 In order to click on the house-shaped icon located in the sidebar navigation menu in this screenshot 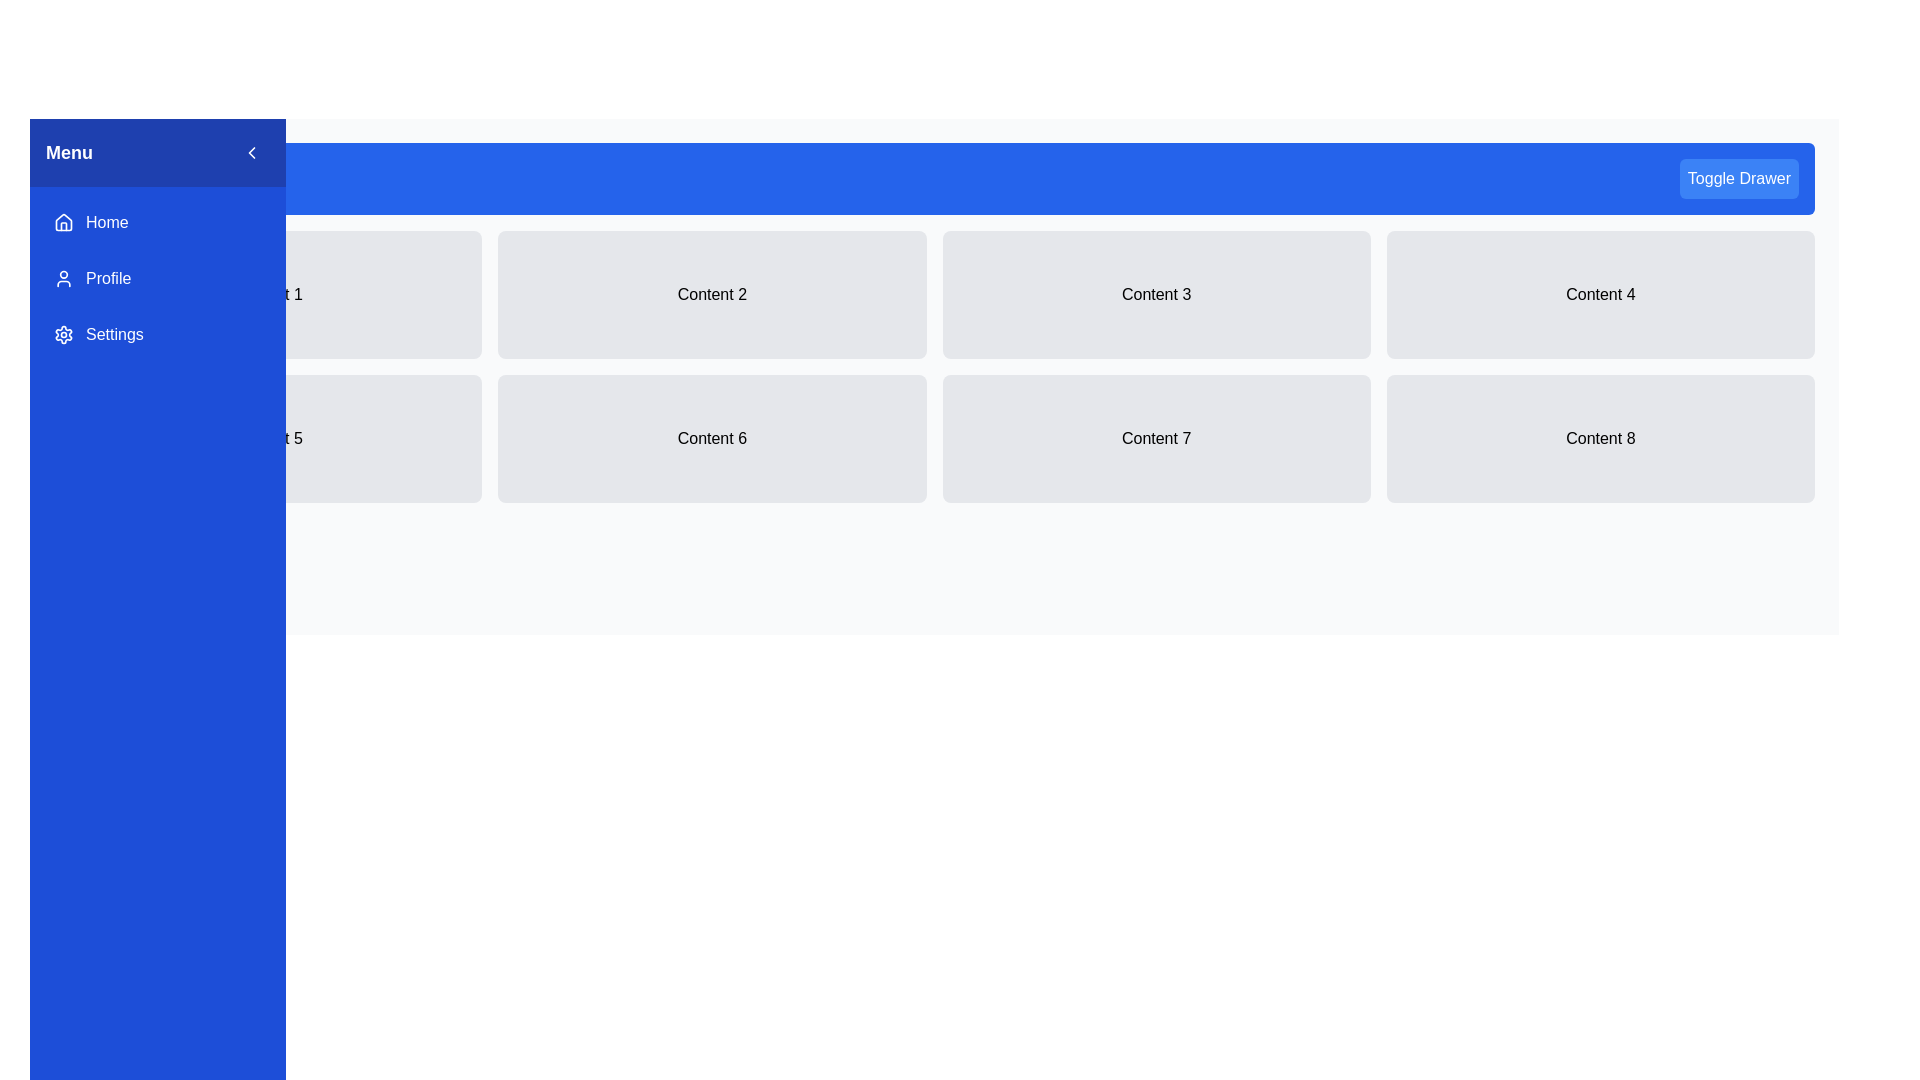, I will do `click(63, 223)`.